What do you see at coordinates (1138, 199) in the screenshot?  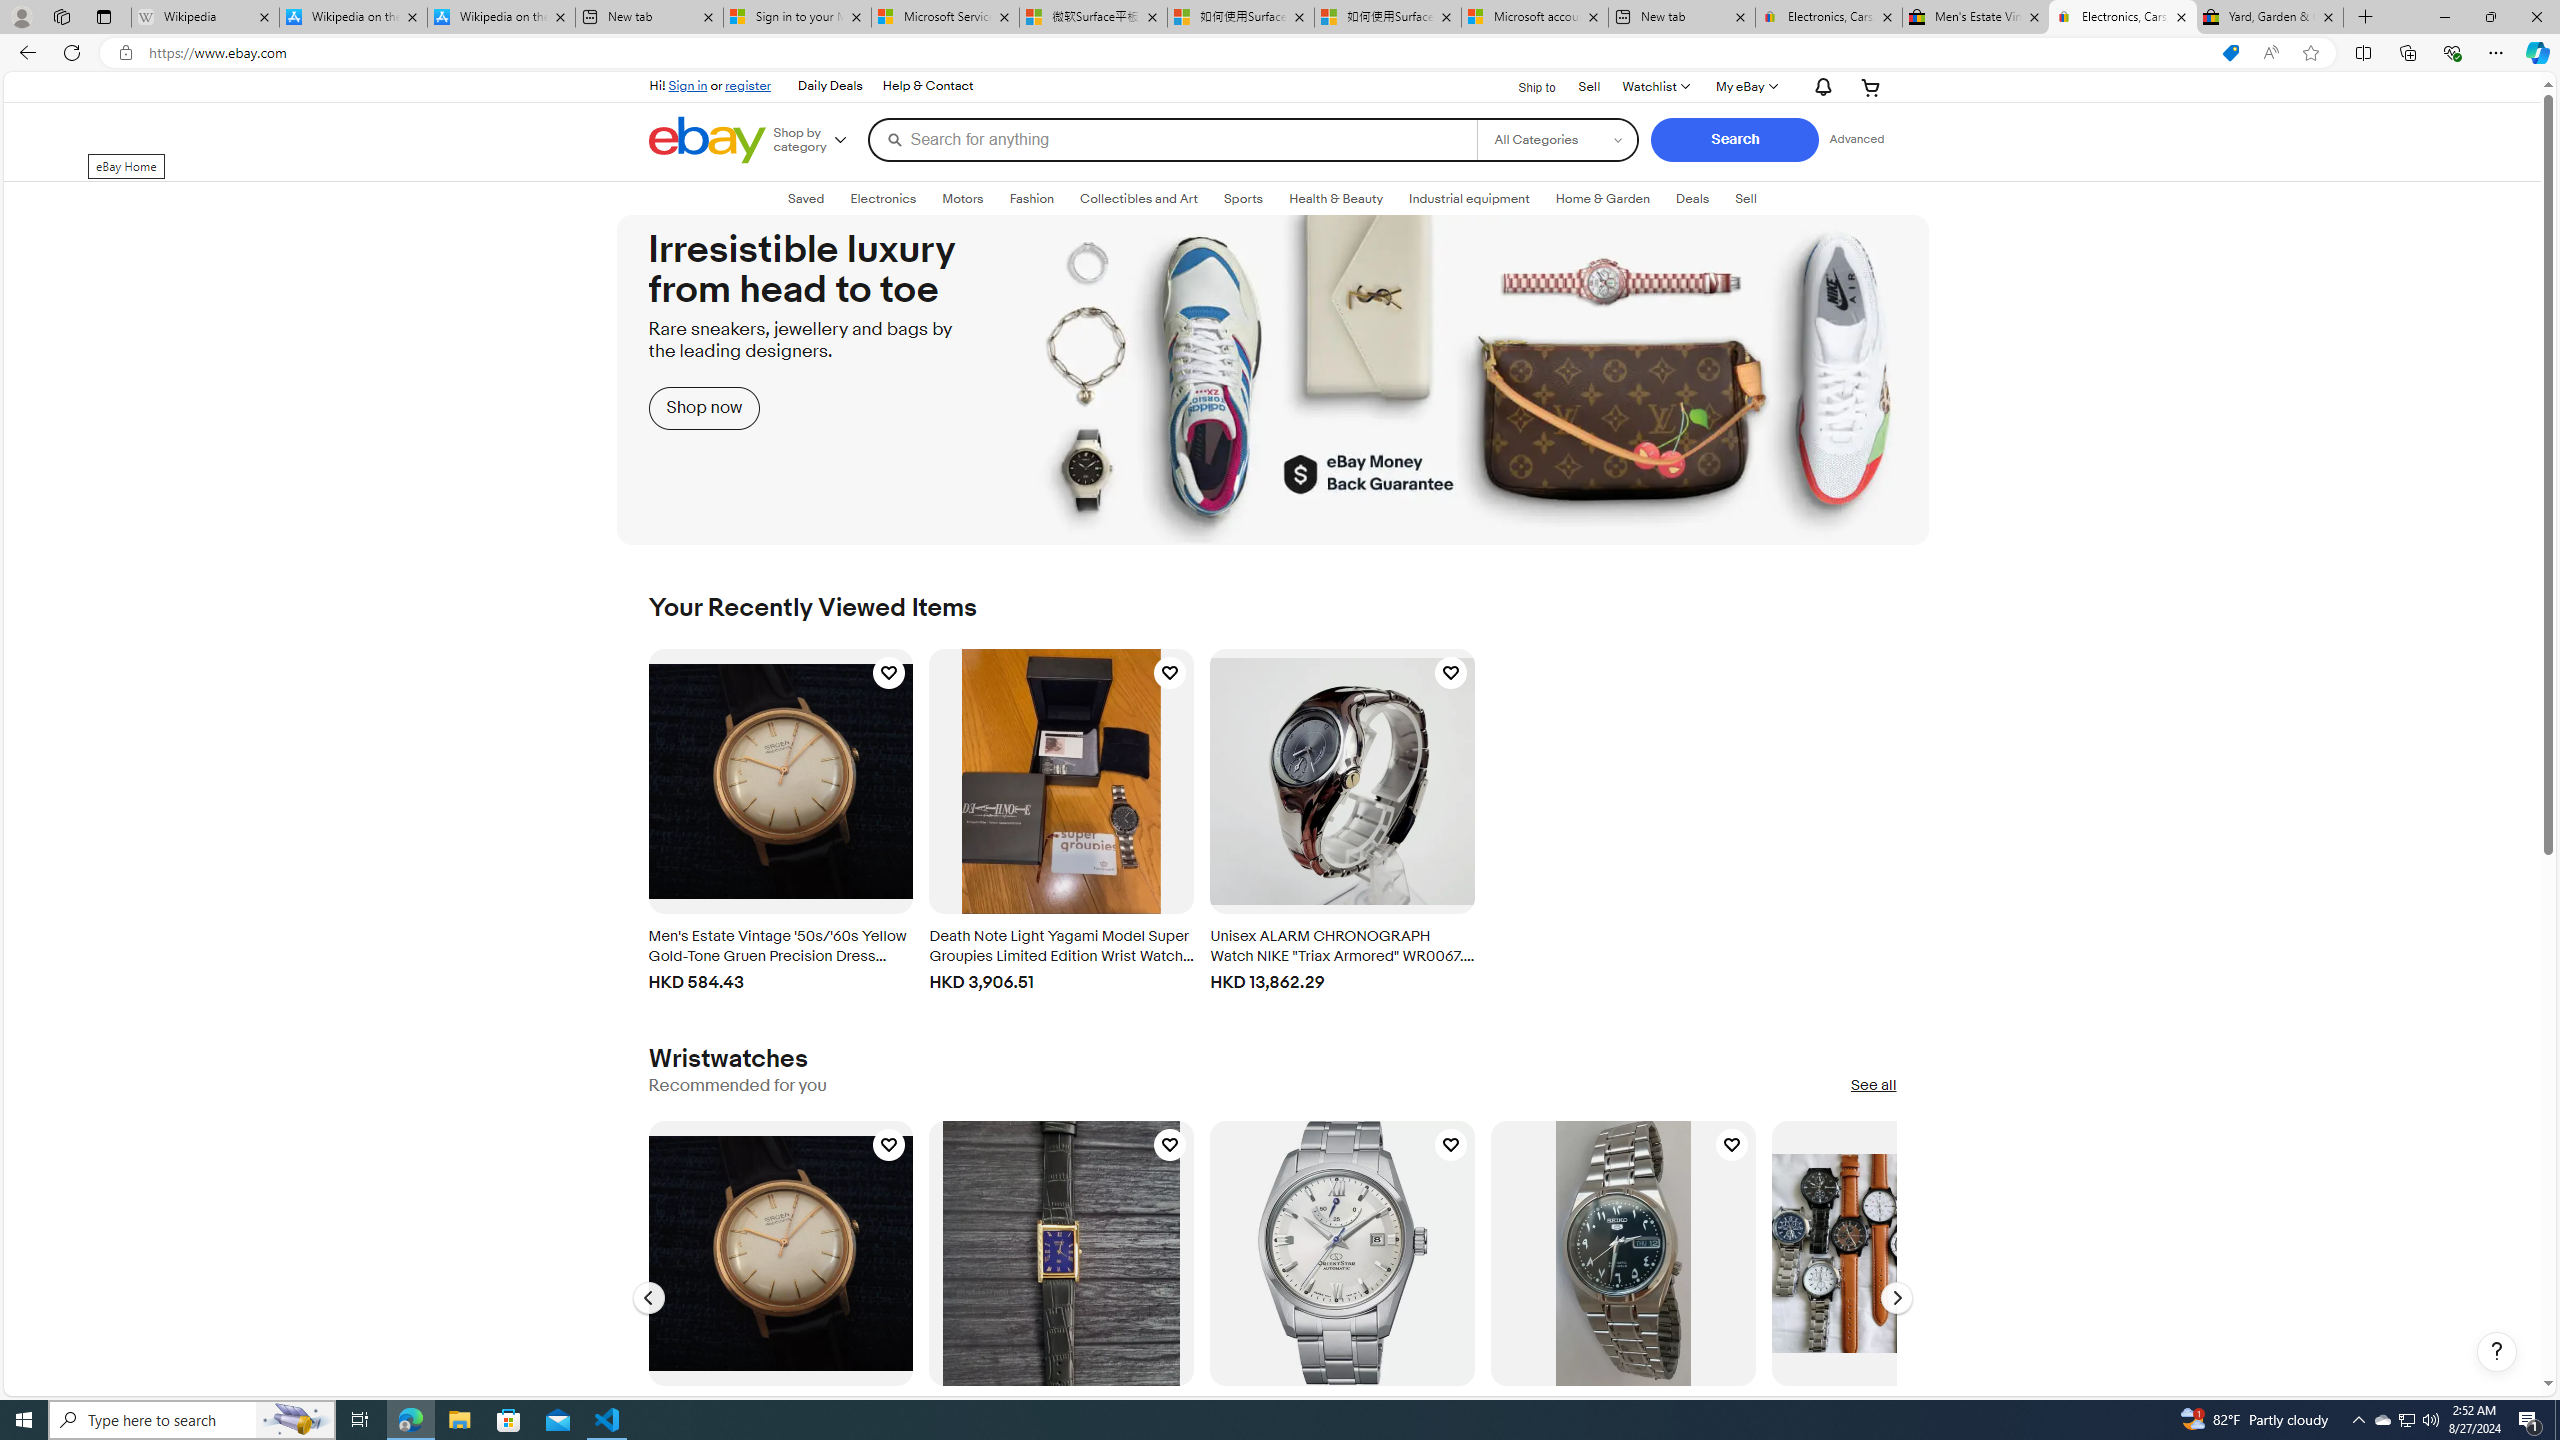 I see `'Collectibles and Art'` at bounding box center [1138, 199].